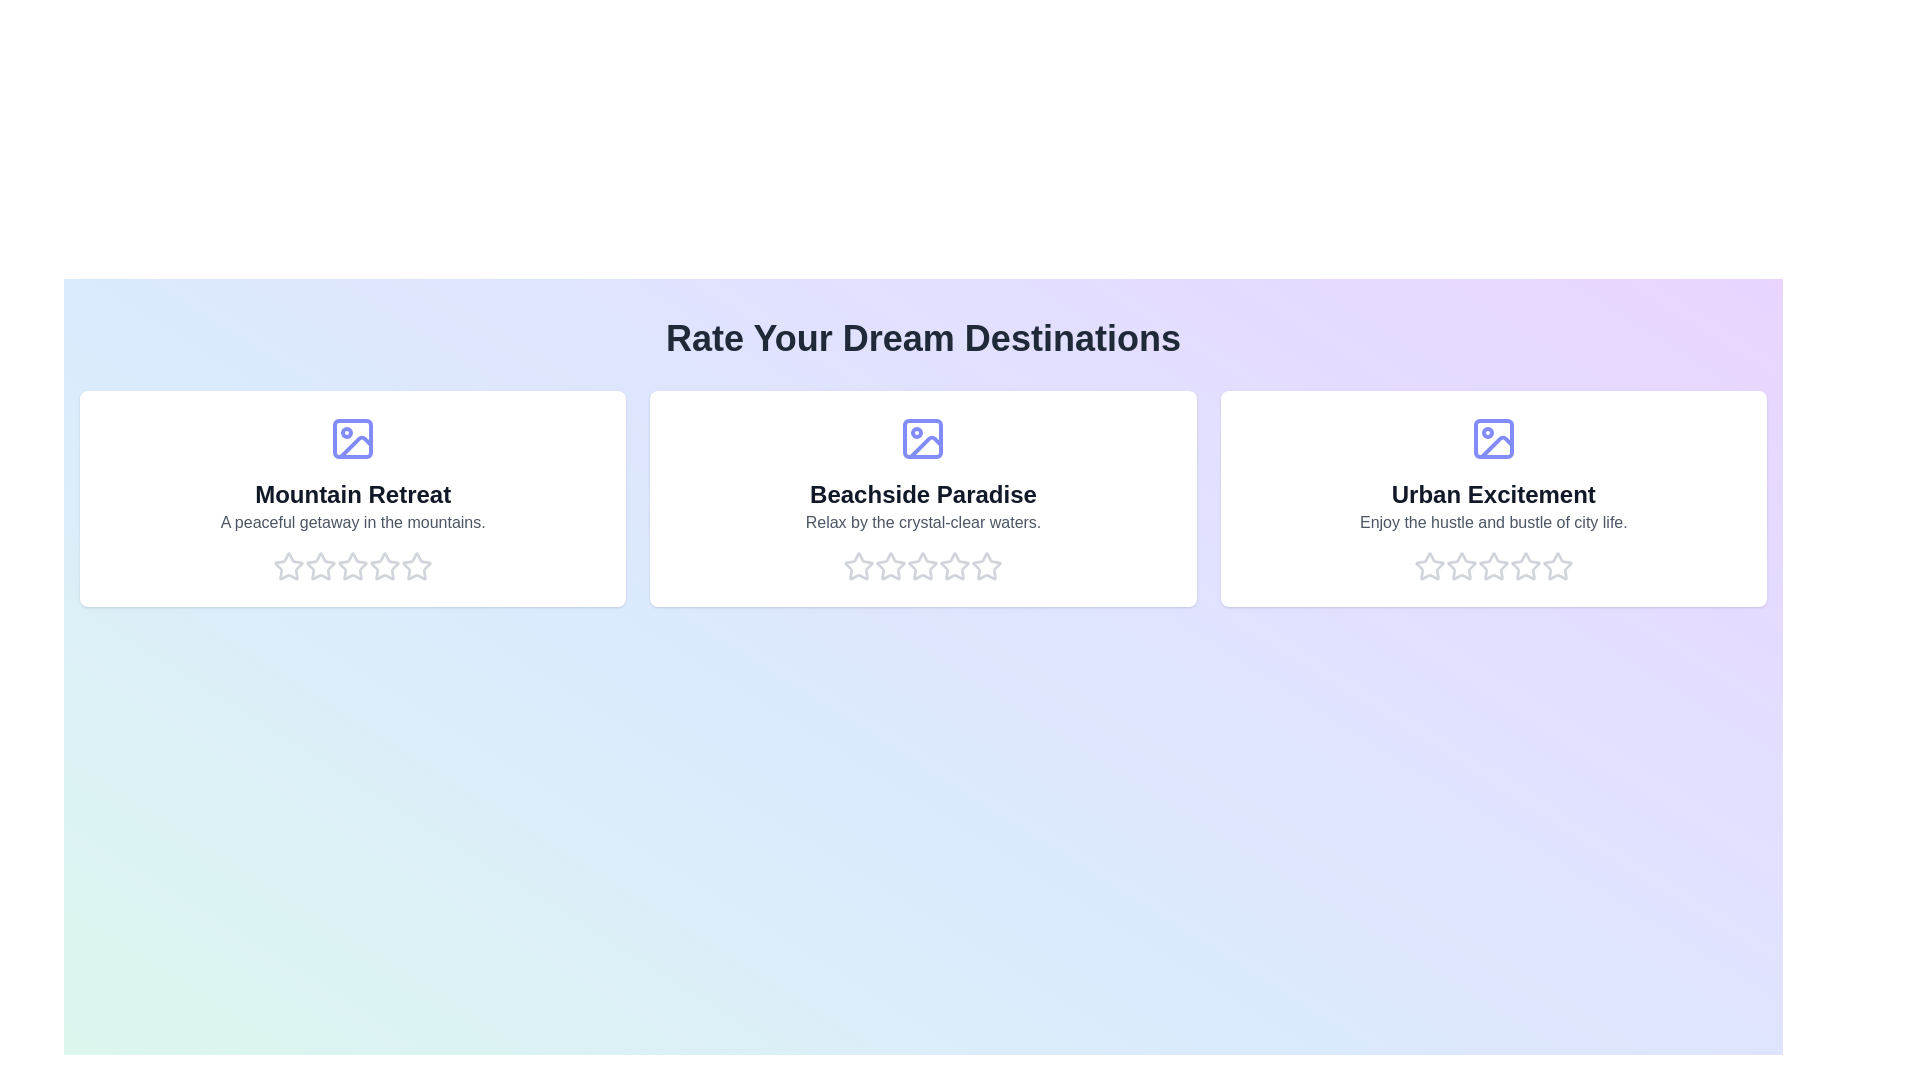  I want to click on the rating for a destination to 5 stars, so click(416, 567).